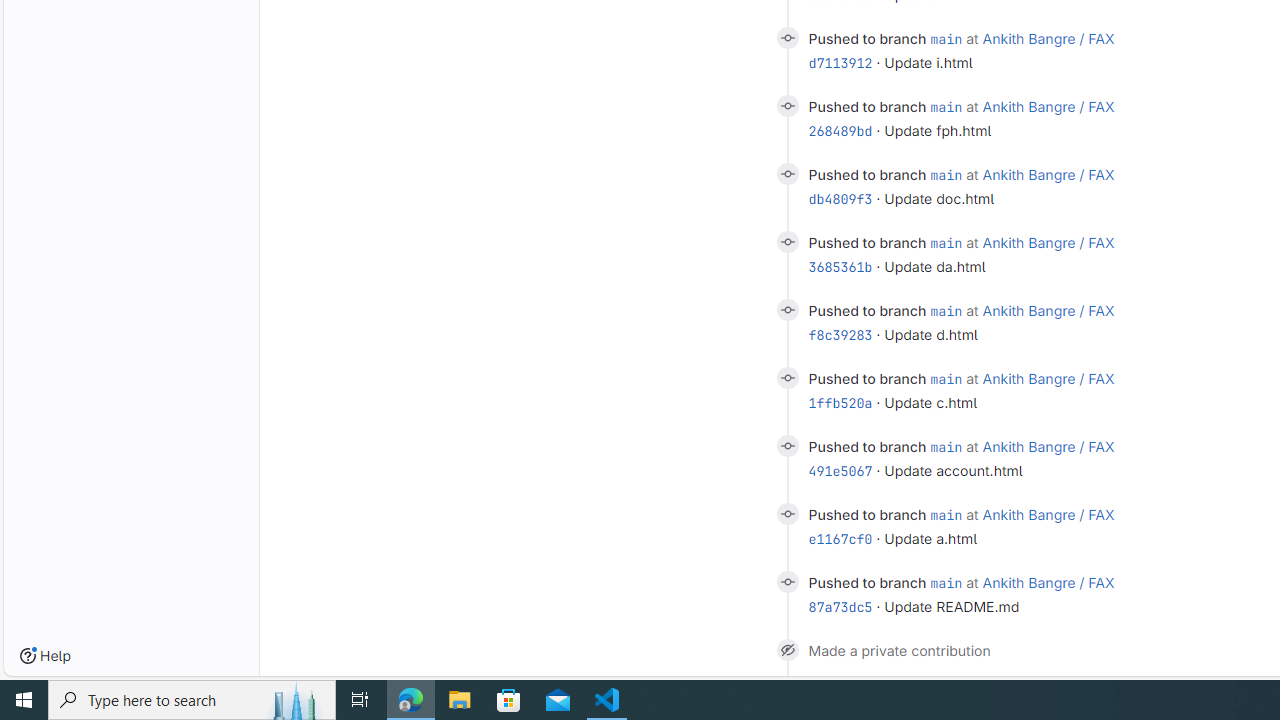  I want to click on 'db4809f3', so click(840, 199).